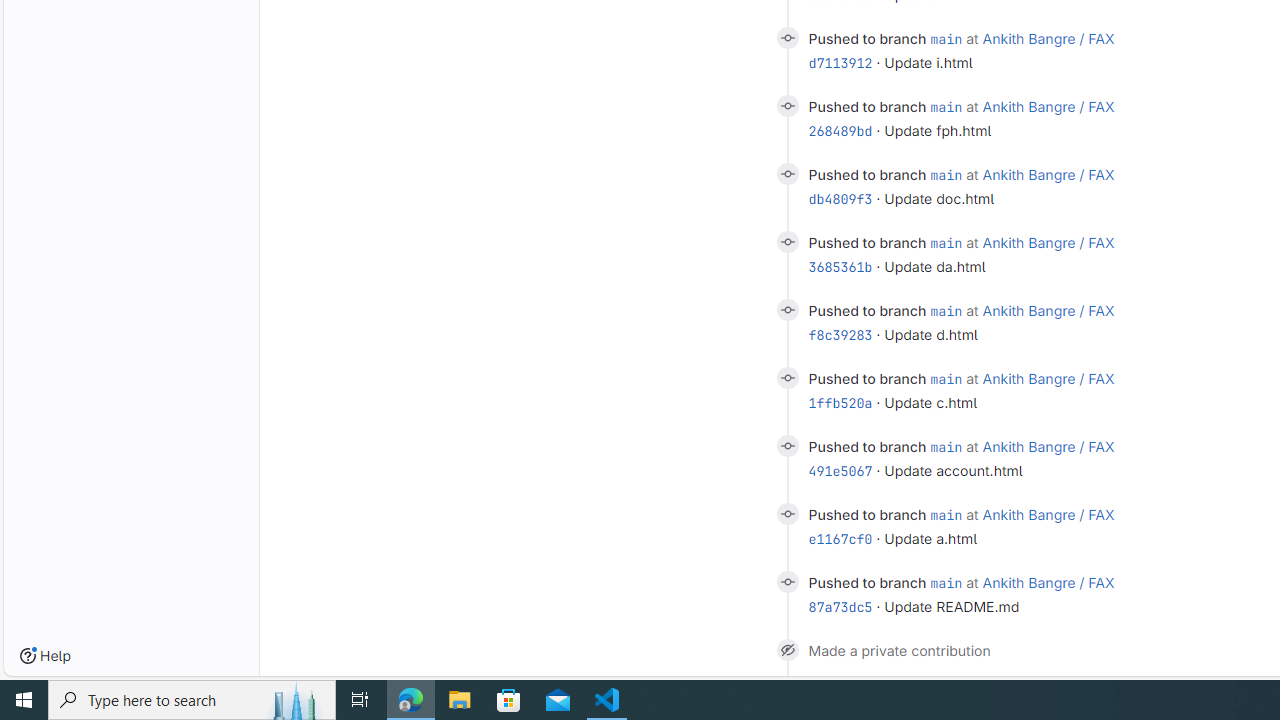  I want to click on 'db4809f3', so click(840, 199).